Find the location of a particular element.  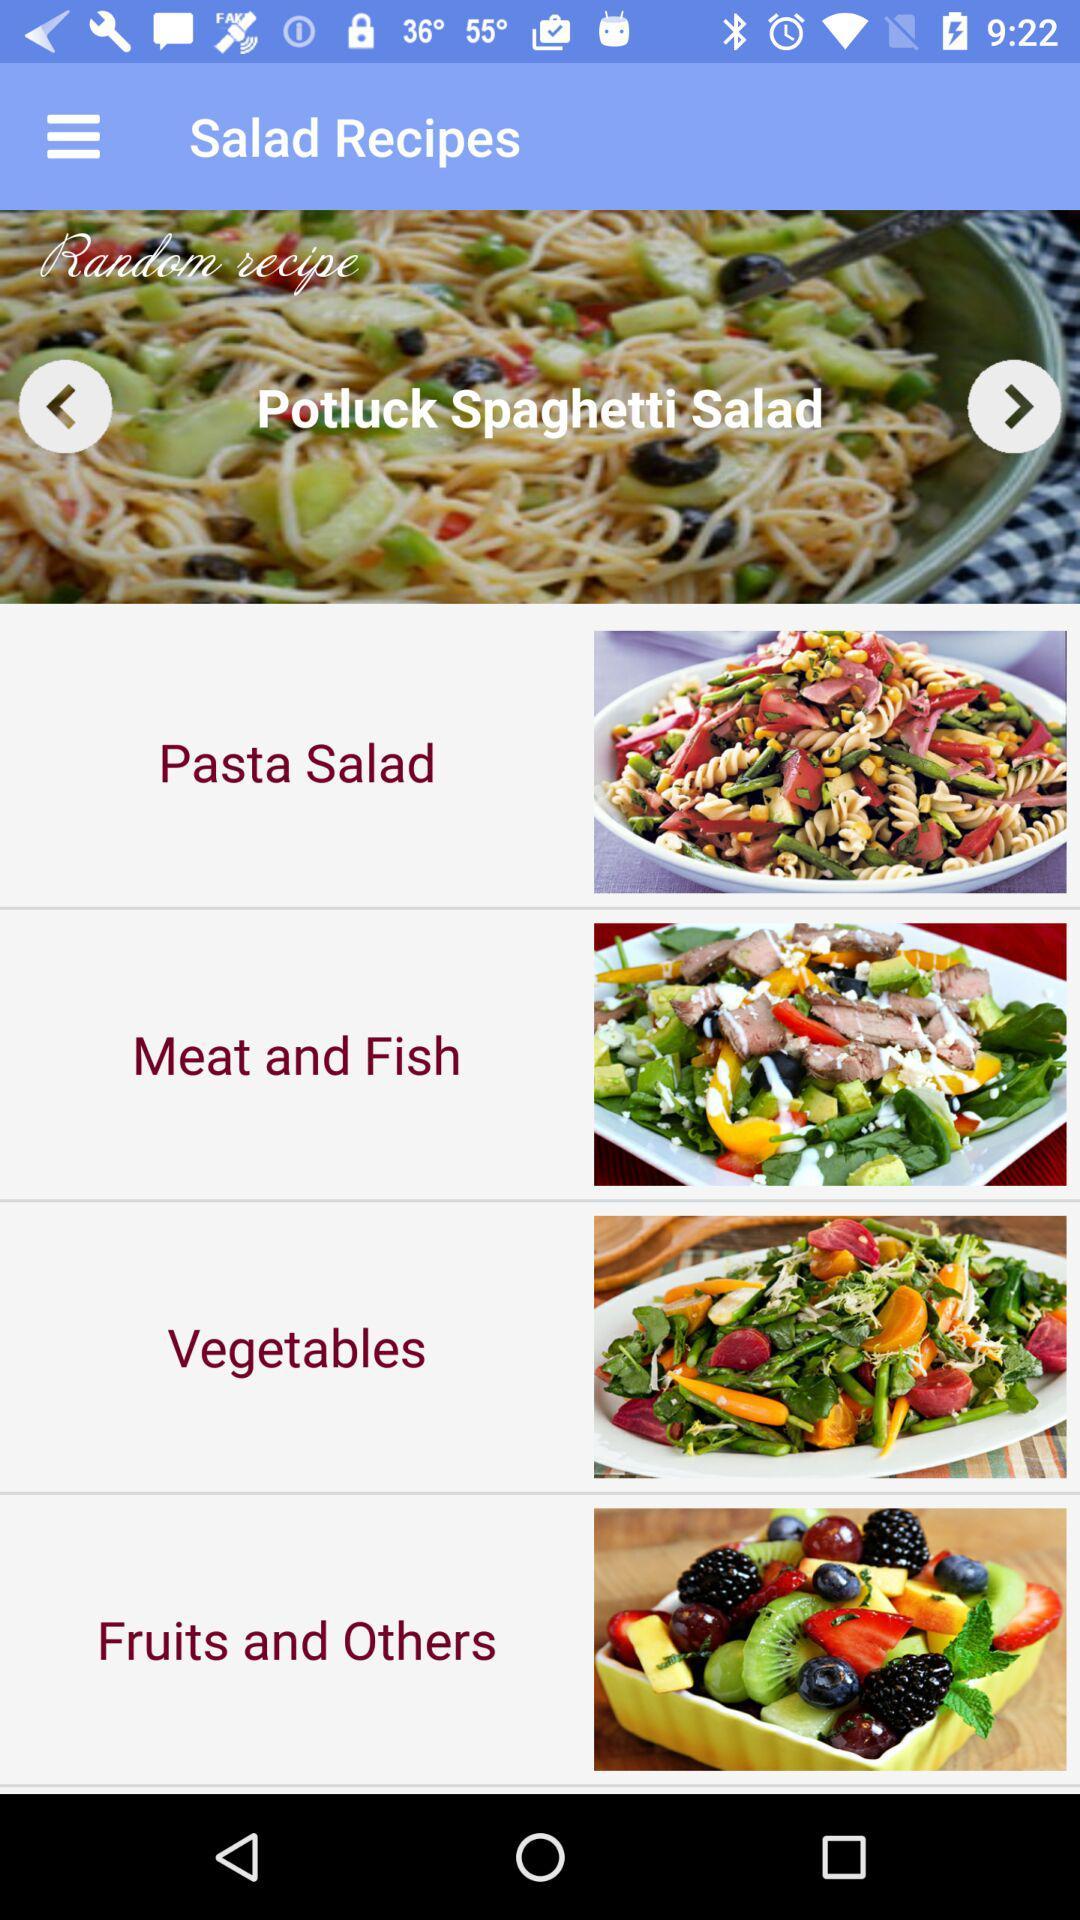

the icon to the left of the salad recipes app is located at coordinates (72, 135).